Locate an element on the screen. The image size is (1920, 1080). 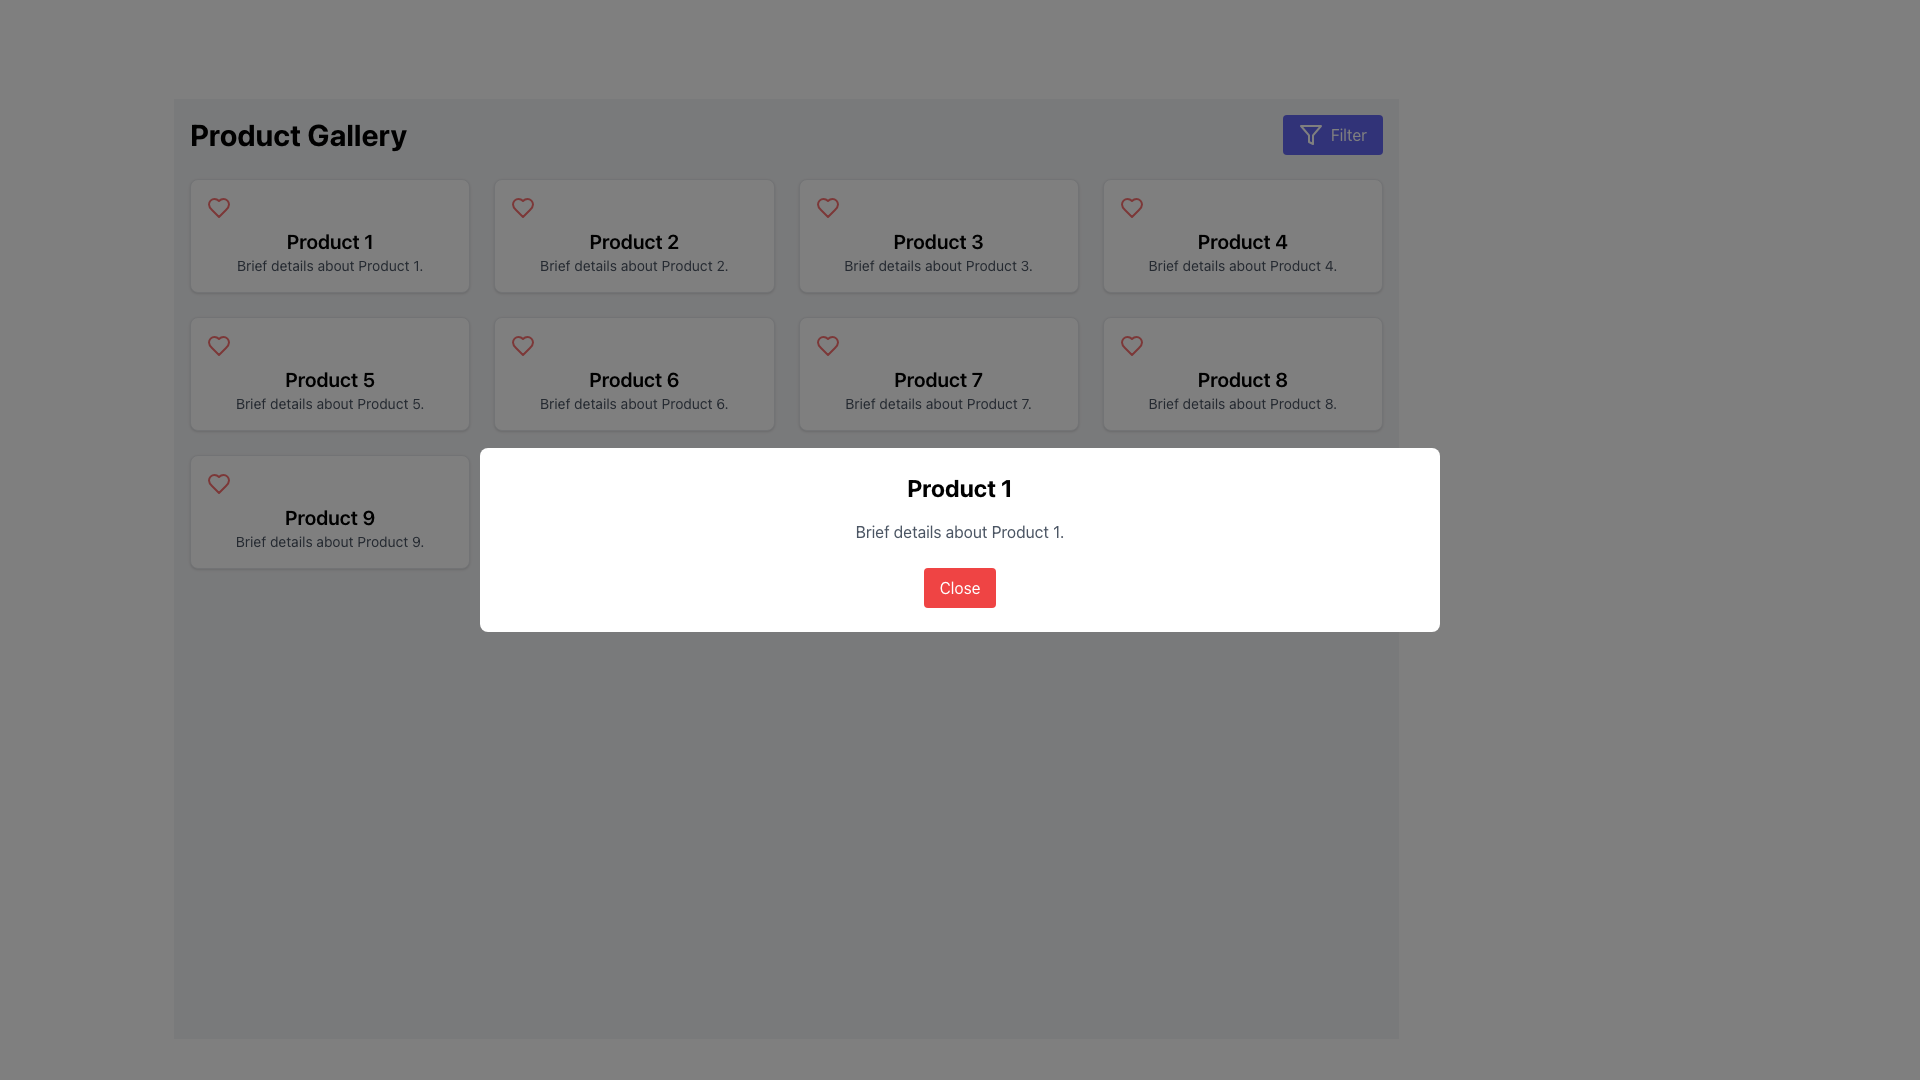
the 'Product 4' card located in the first row, fourth column of the grid layout is located at coordinates (1241, 234).